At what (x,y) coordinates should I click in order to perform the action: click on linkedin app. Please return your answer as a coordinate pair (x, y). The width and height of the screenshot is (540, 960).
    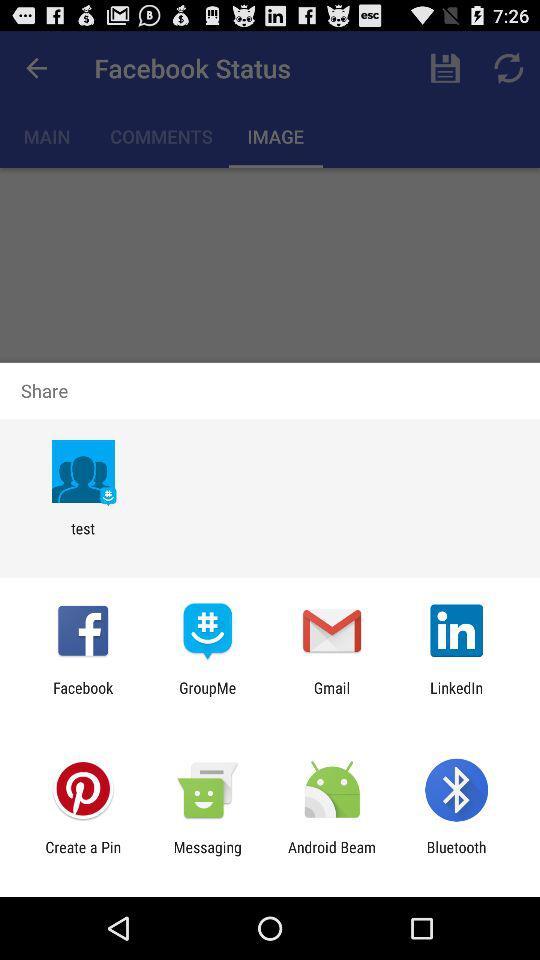
    Looking at the image, I should click on (456, 696).